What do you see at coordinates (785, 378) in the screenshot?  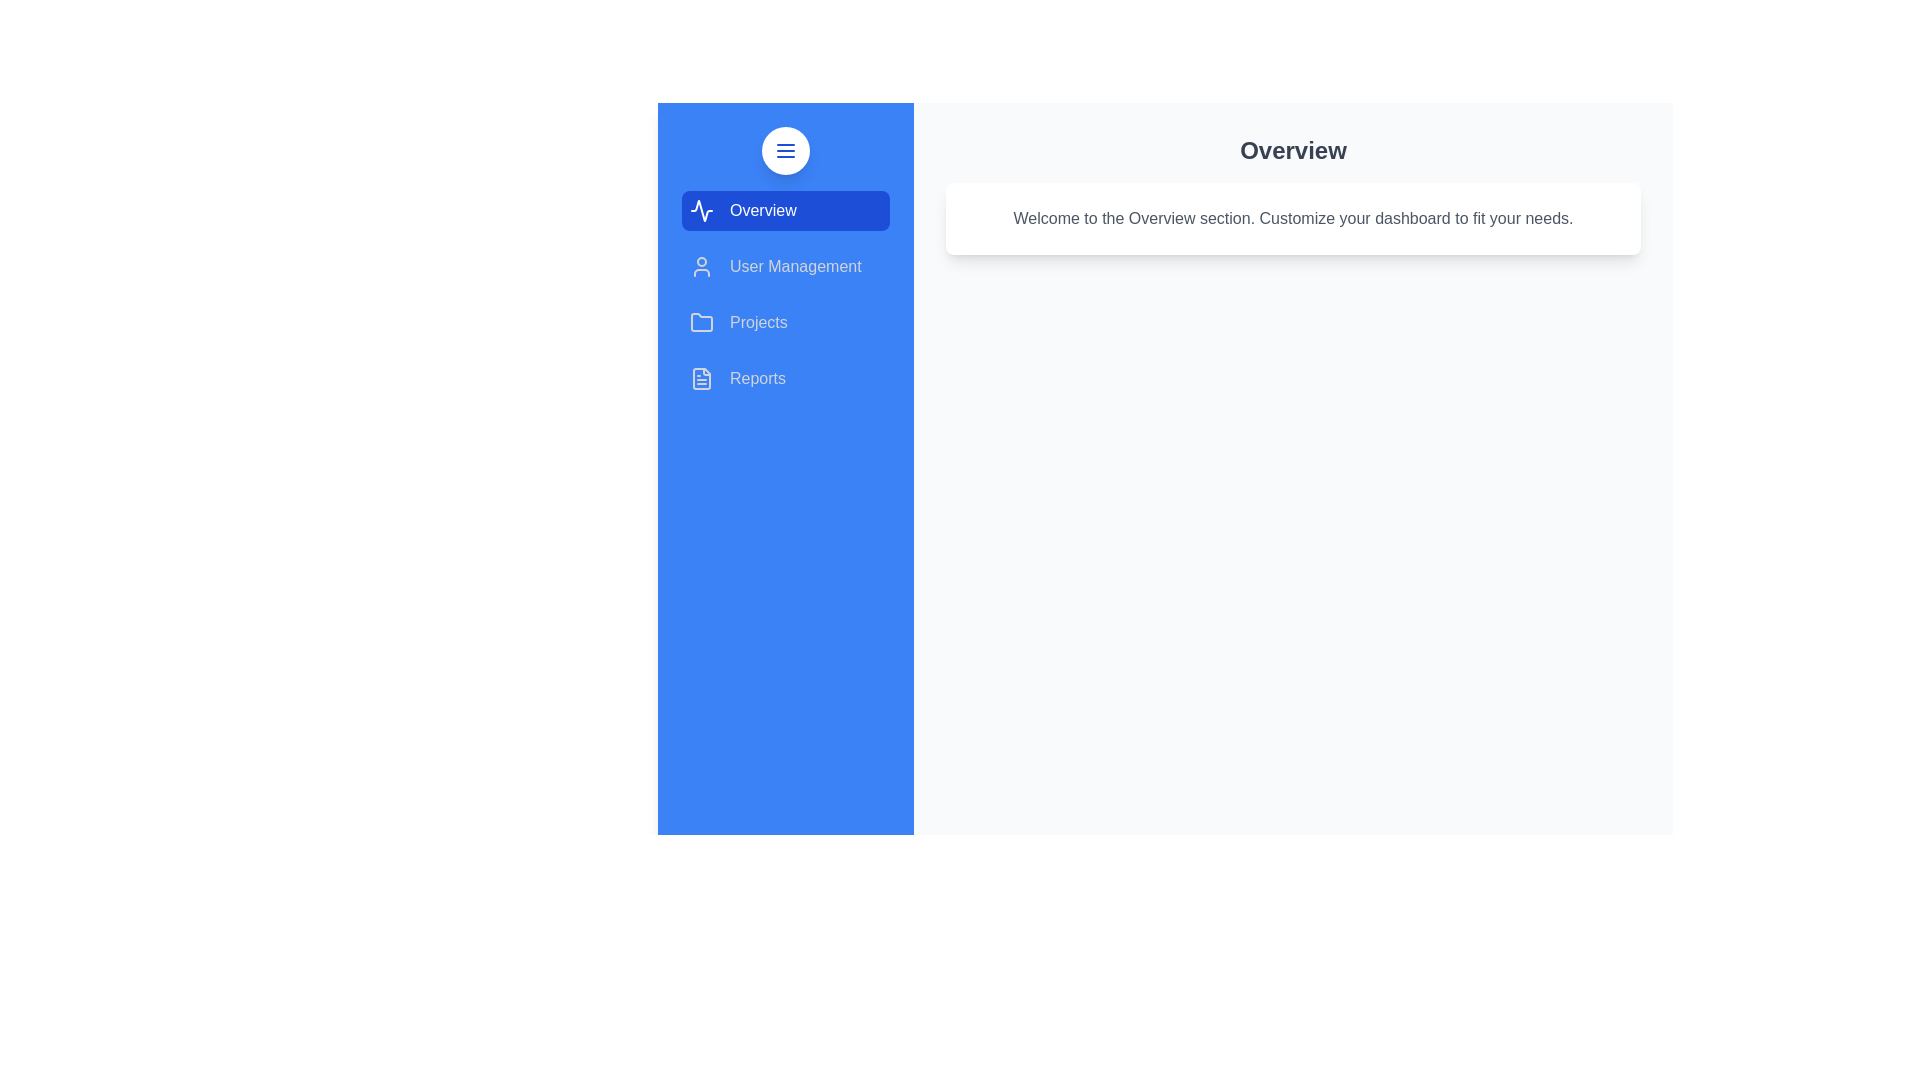 I see `the sidebar item corresponding to Reports` at bounding box center [785, 378].